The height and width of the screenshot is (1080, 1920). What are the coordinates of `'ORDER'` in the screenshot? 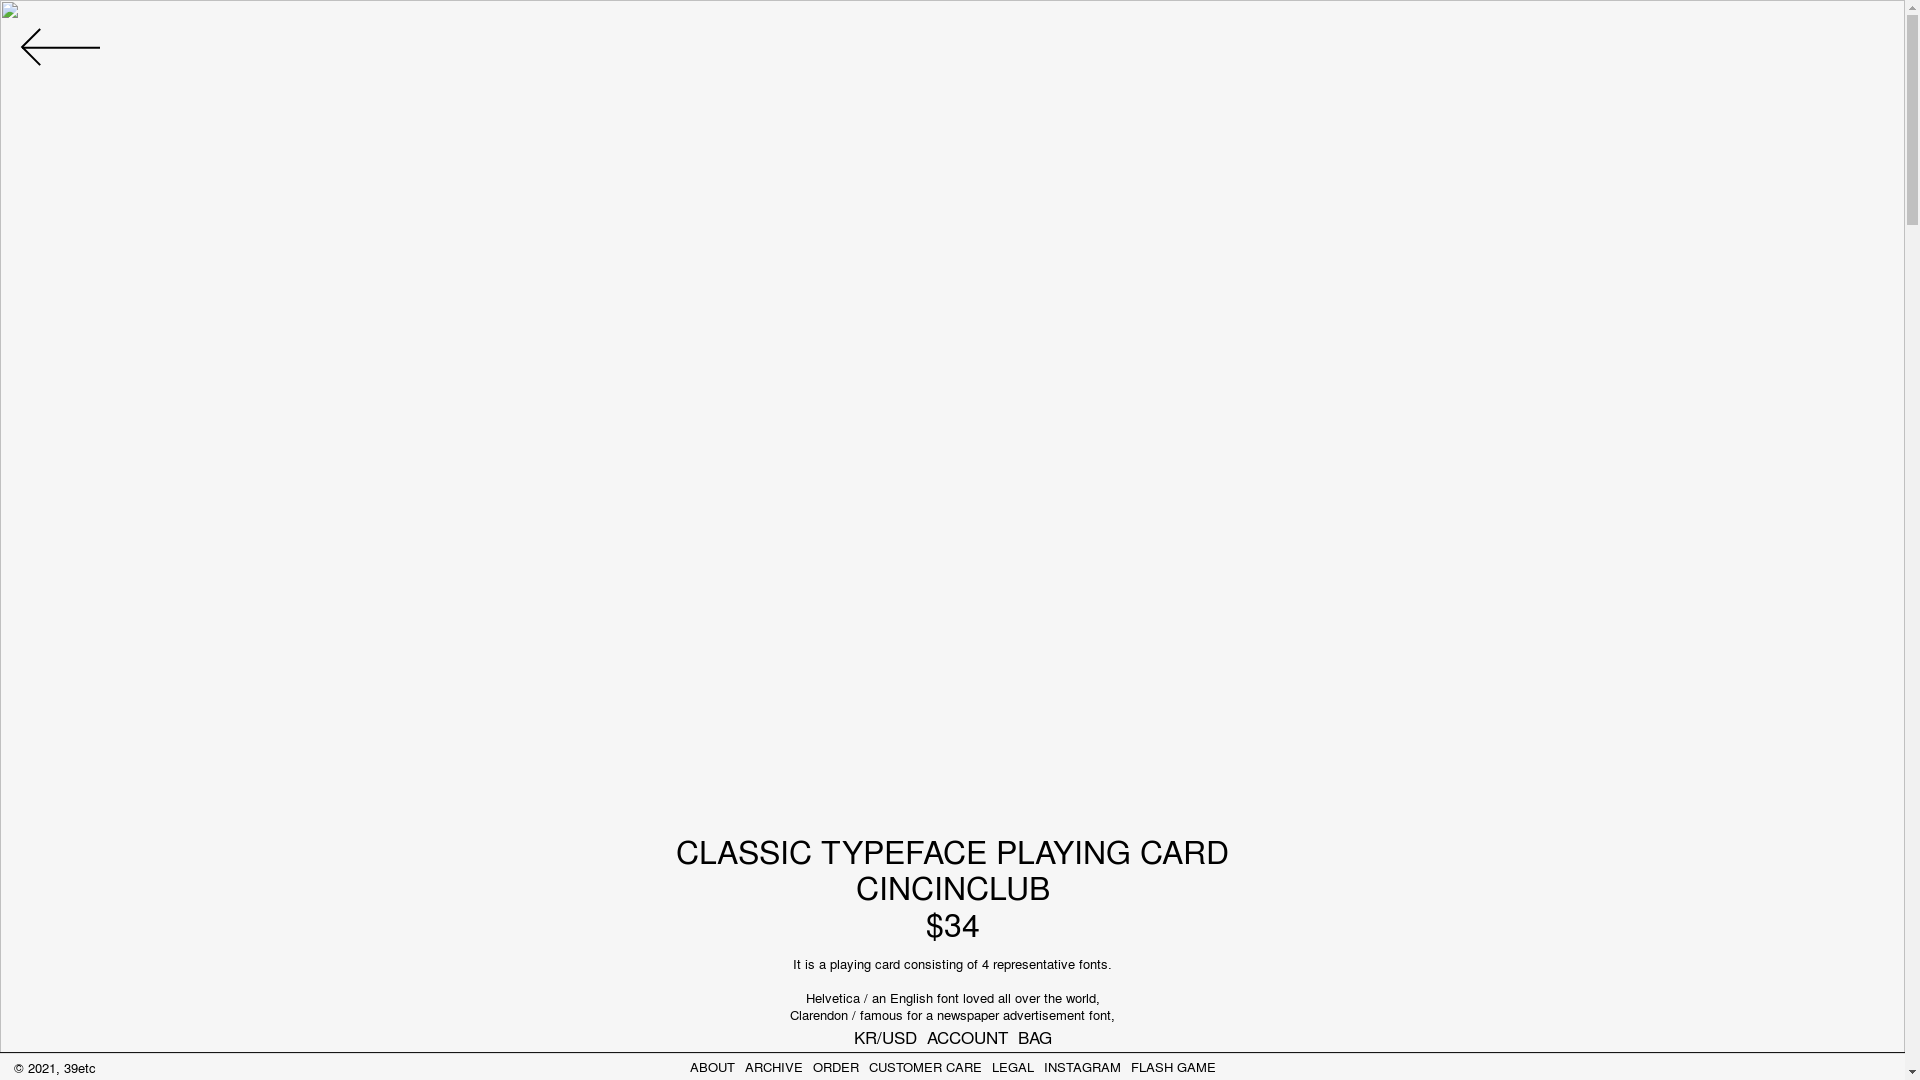 It's located at (811, 1065).